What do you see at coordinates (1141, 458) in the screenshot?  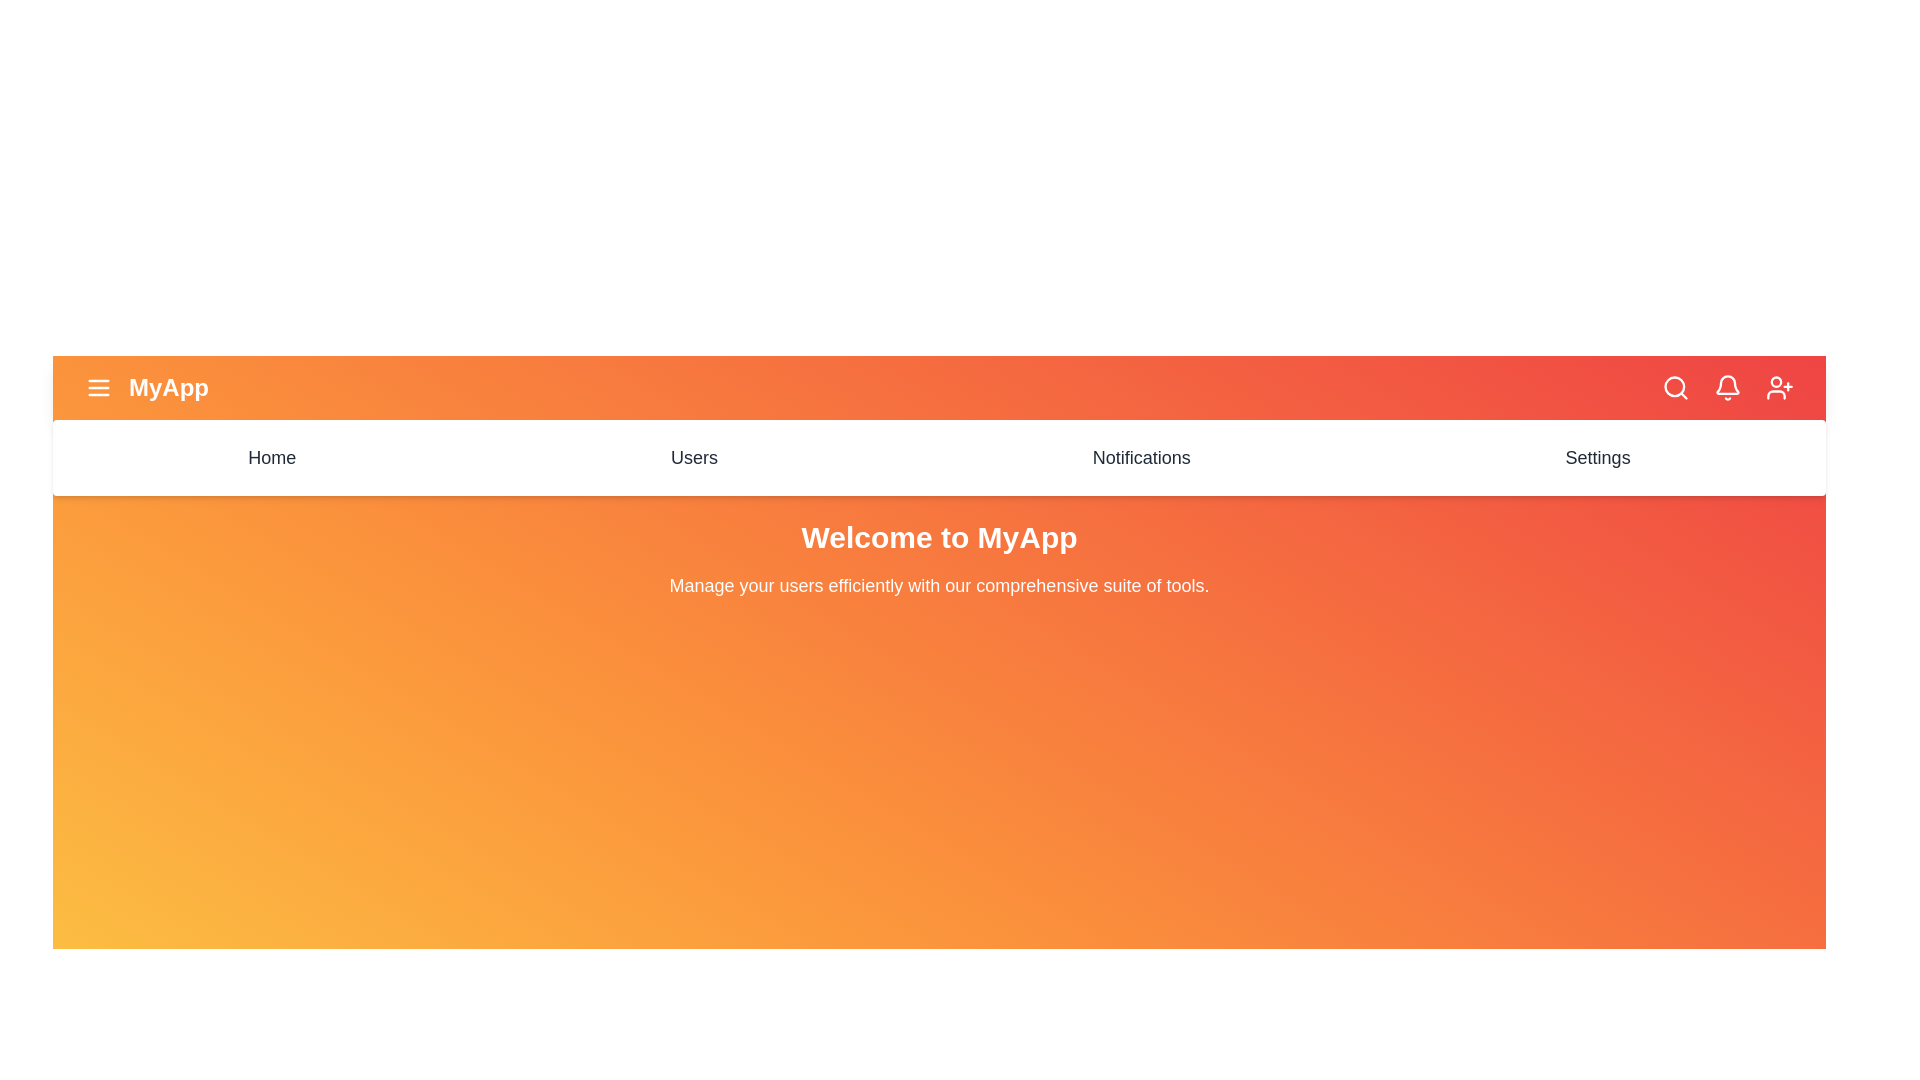 I see `the menu item Notifications` at bounding box center [1141, 458].